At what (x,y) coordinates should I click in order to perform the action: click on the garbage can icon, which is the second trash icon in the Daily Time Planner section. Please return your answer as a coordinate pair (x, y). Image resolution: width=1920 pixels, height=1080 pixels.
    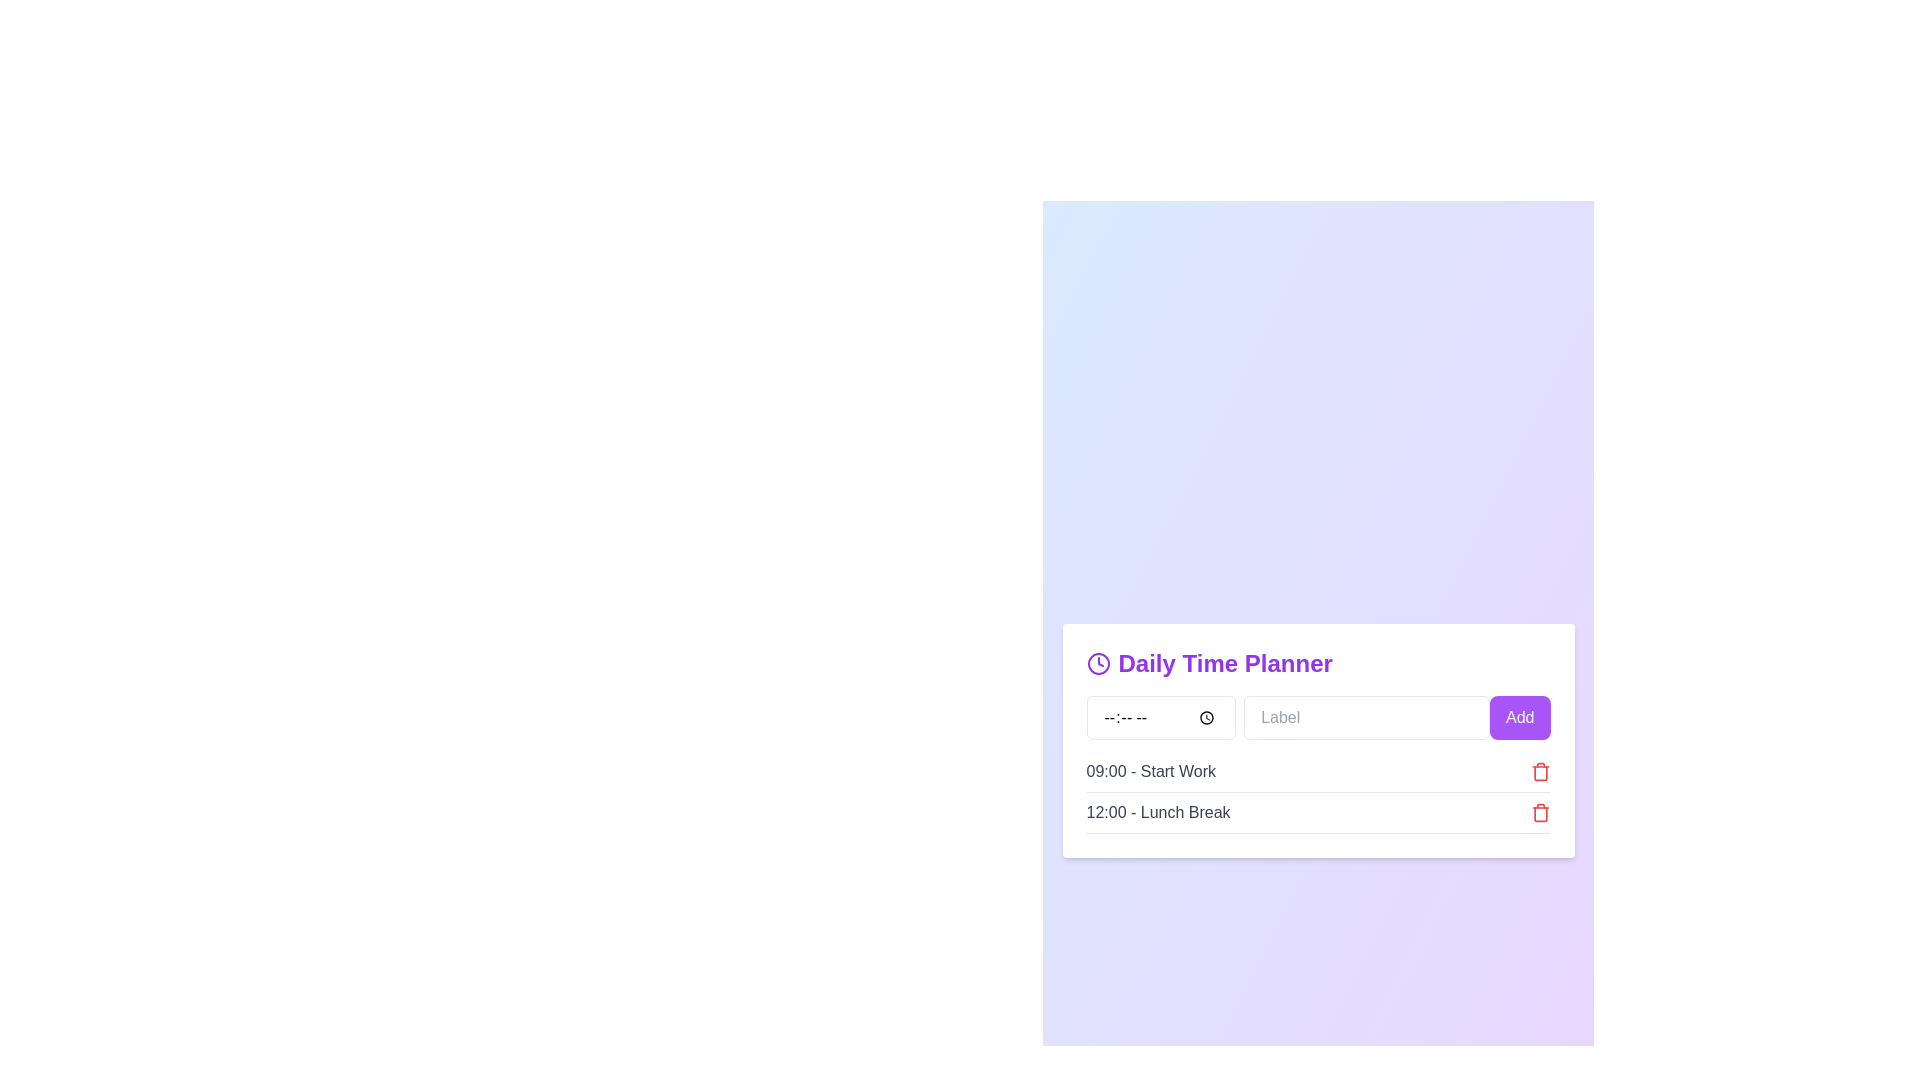
    Looking at the image, I should click on (1539, 772).